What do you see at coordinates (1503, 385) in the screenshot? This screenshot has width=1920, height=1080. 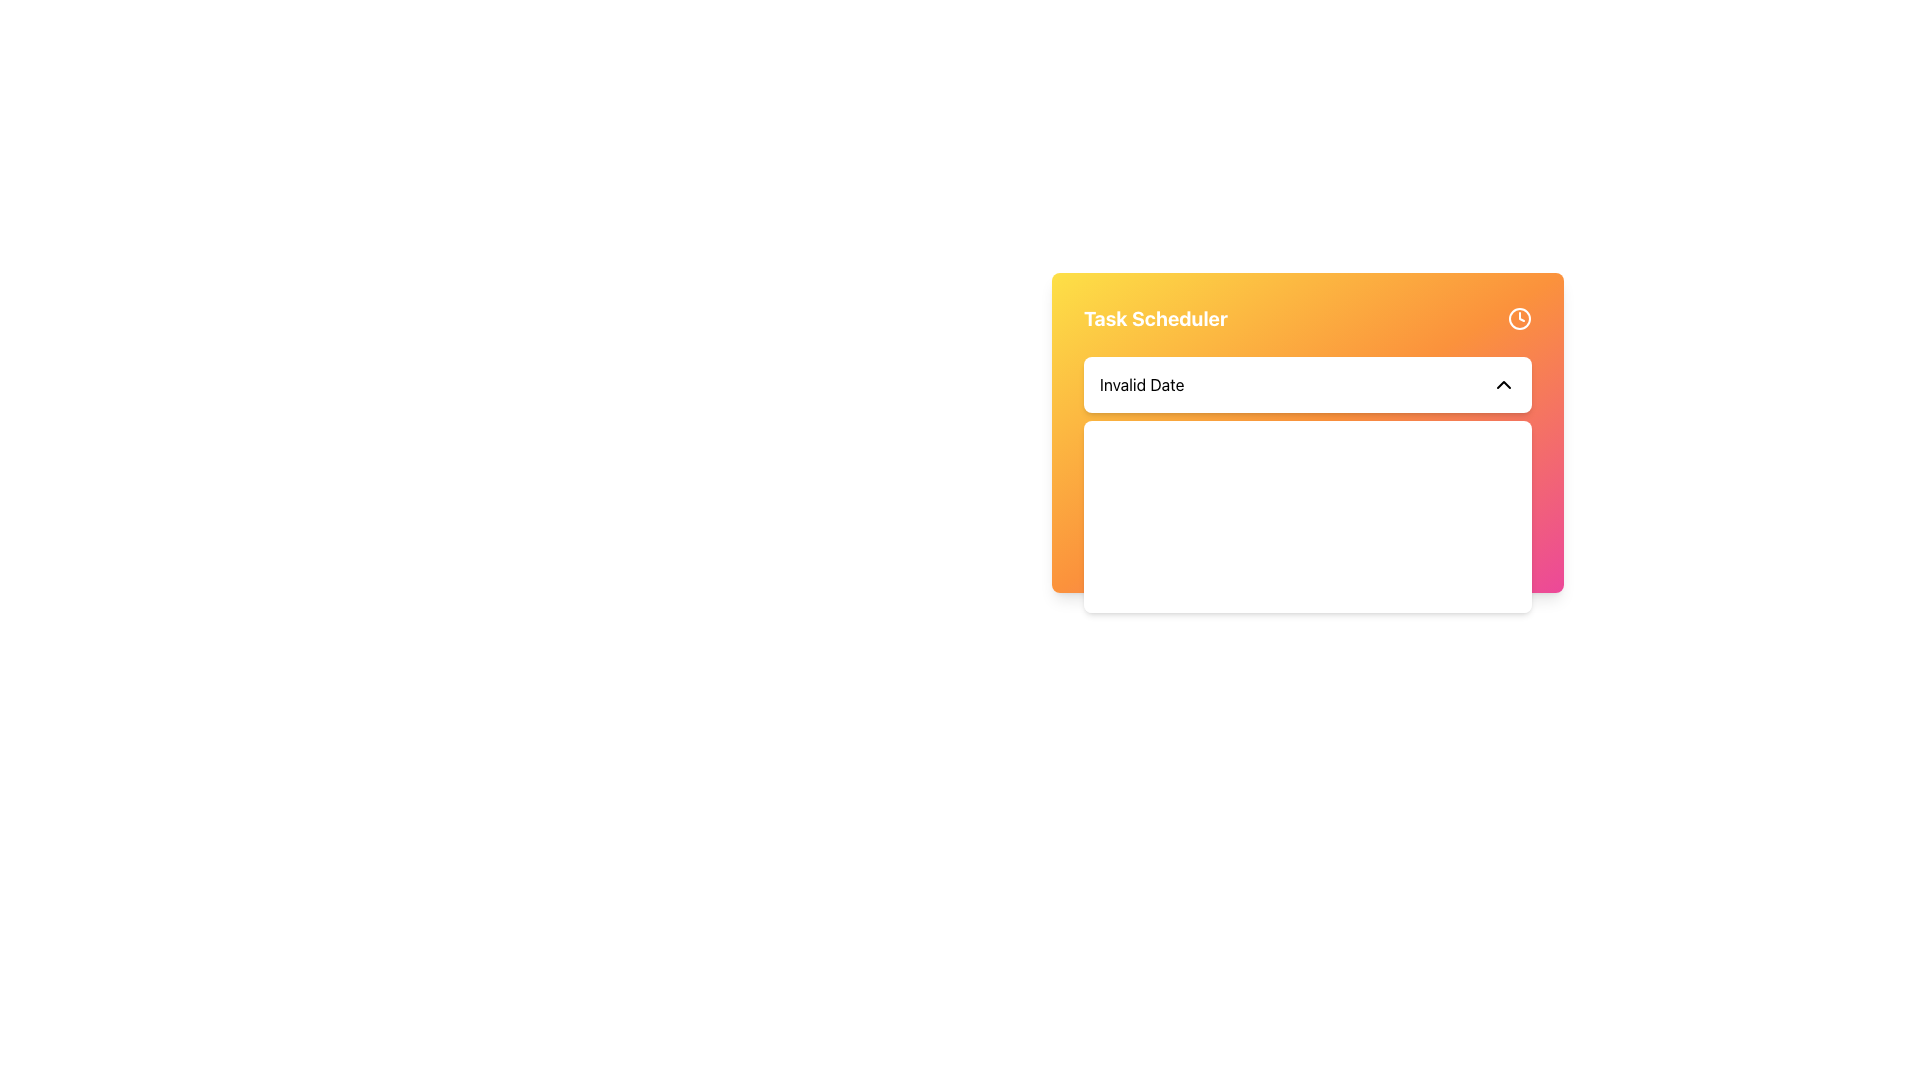 I see `the chevron icon located on the right-hand side of the 'Invalid Date' box` at bounding box center [1503, 385].